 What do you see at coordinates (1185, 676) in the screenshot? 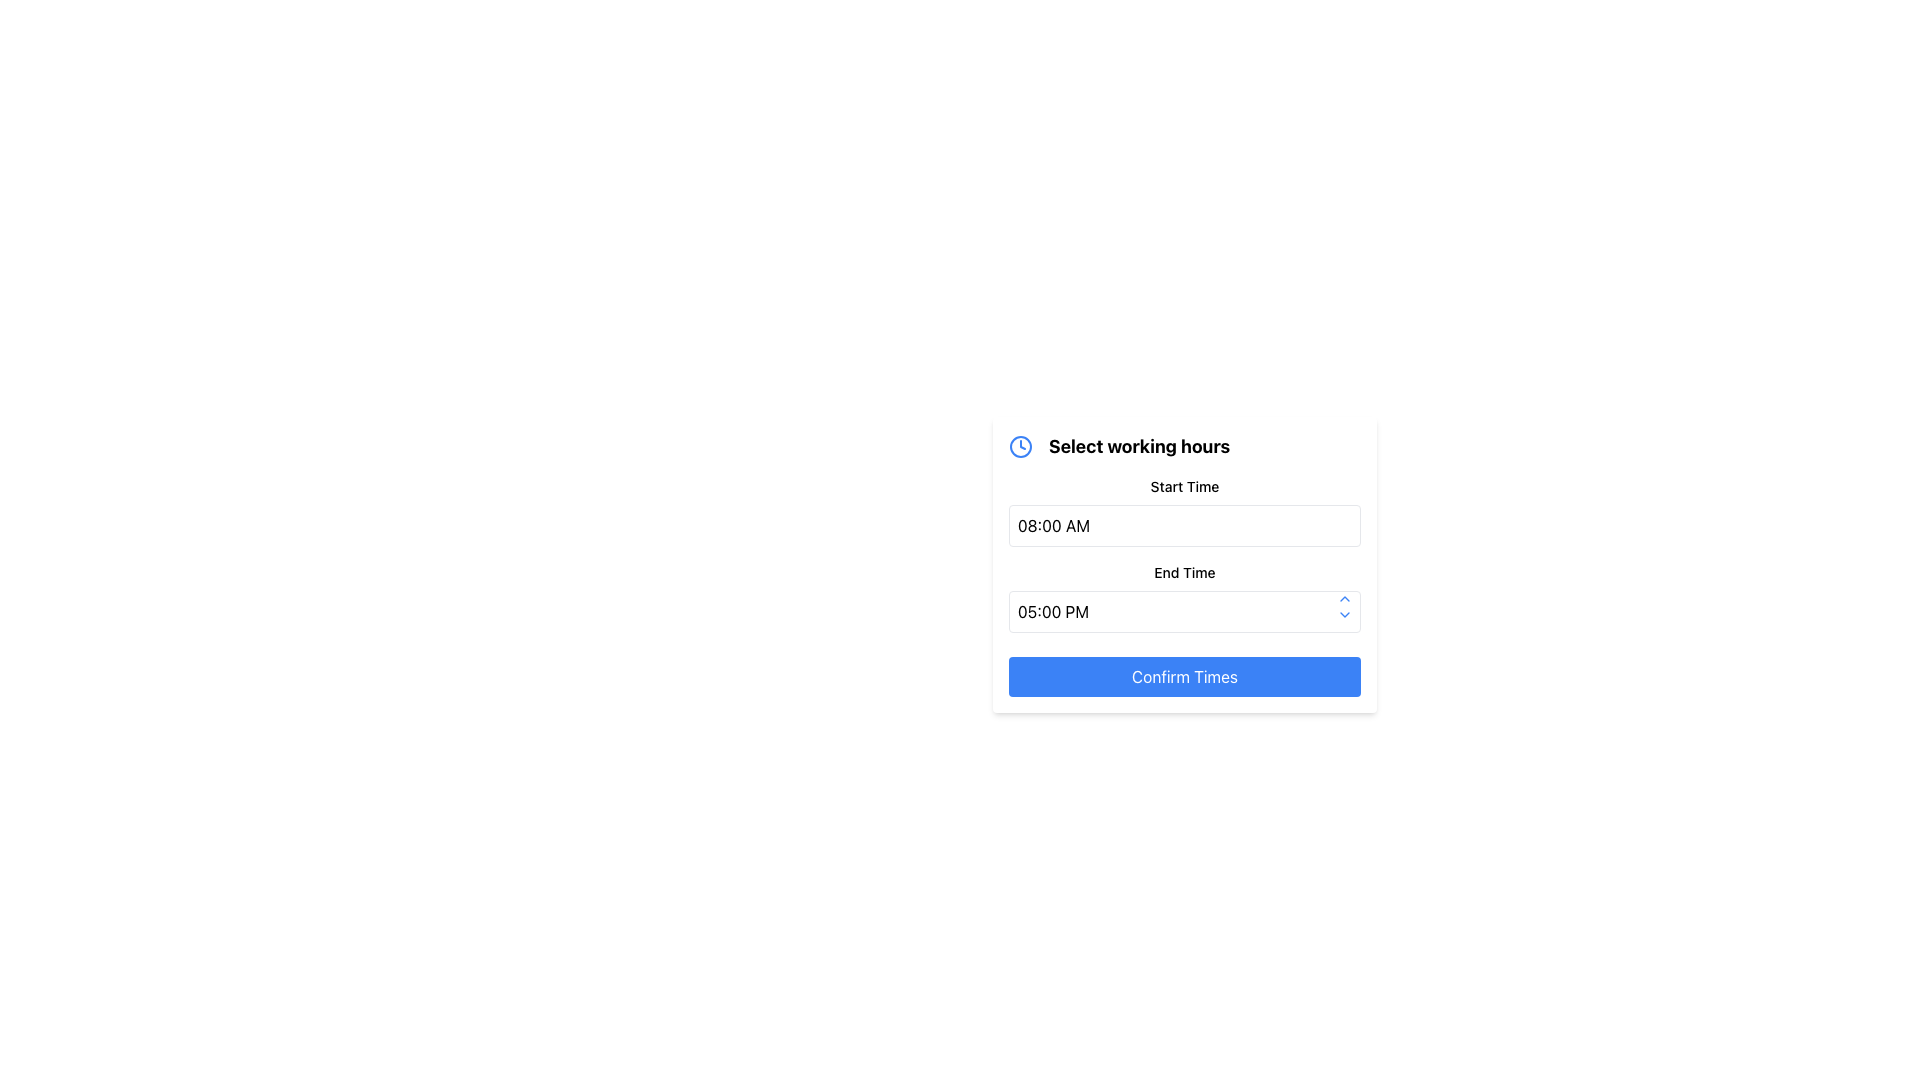
I see `the confirm button located at the bottom of the 'Select working hours' card to confirm the selected start and end times` at bounding box center [1185, 676].